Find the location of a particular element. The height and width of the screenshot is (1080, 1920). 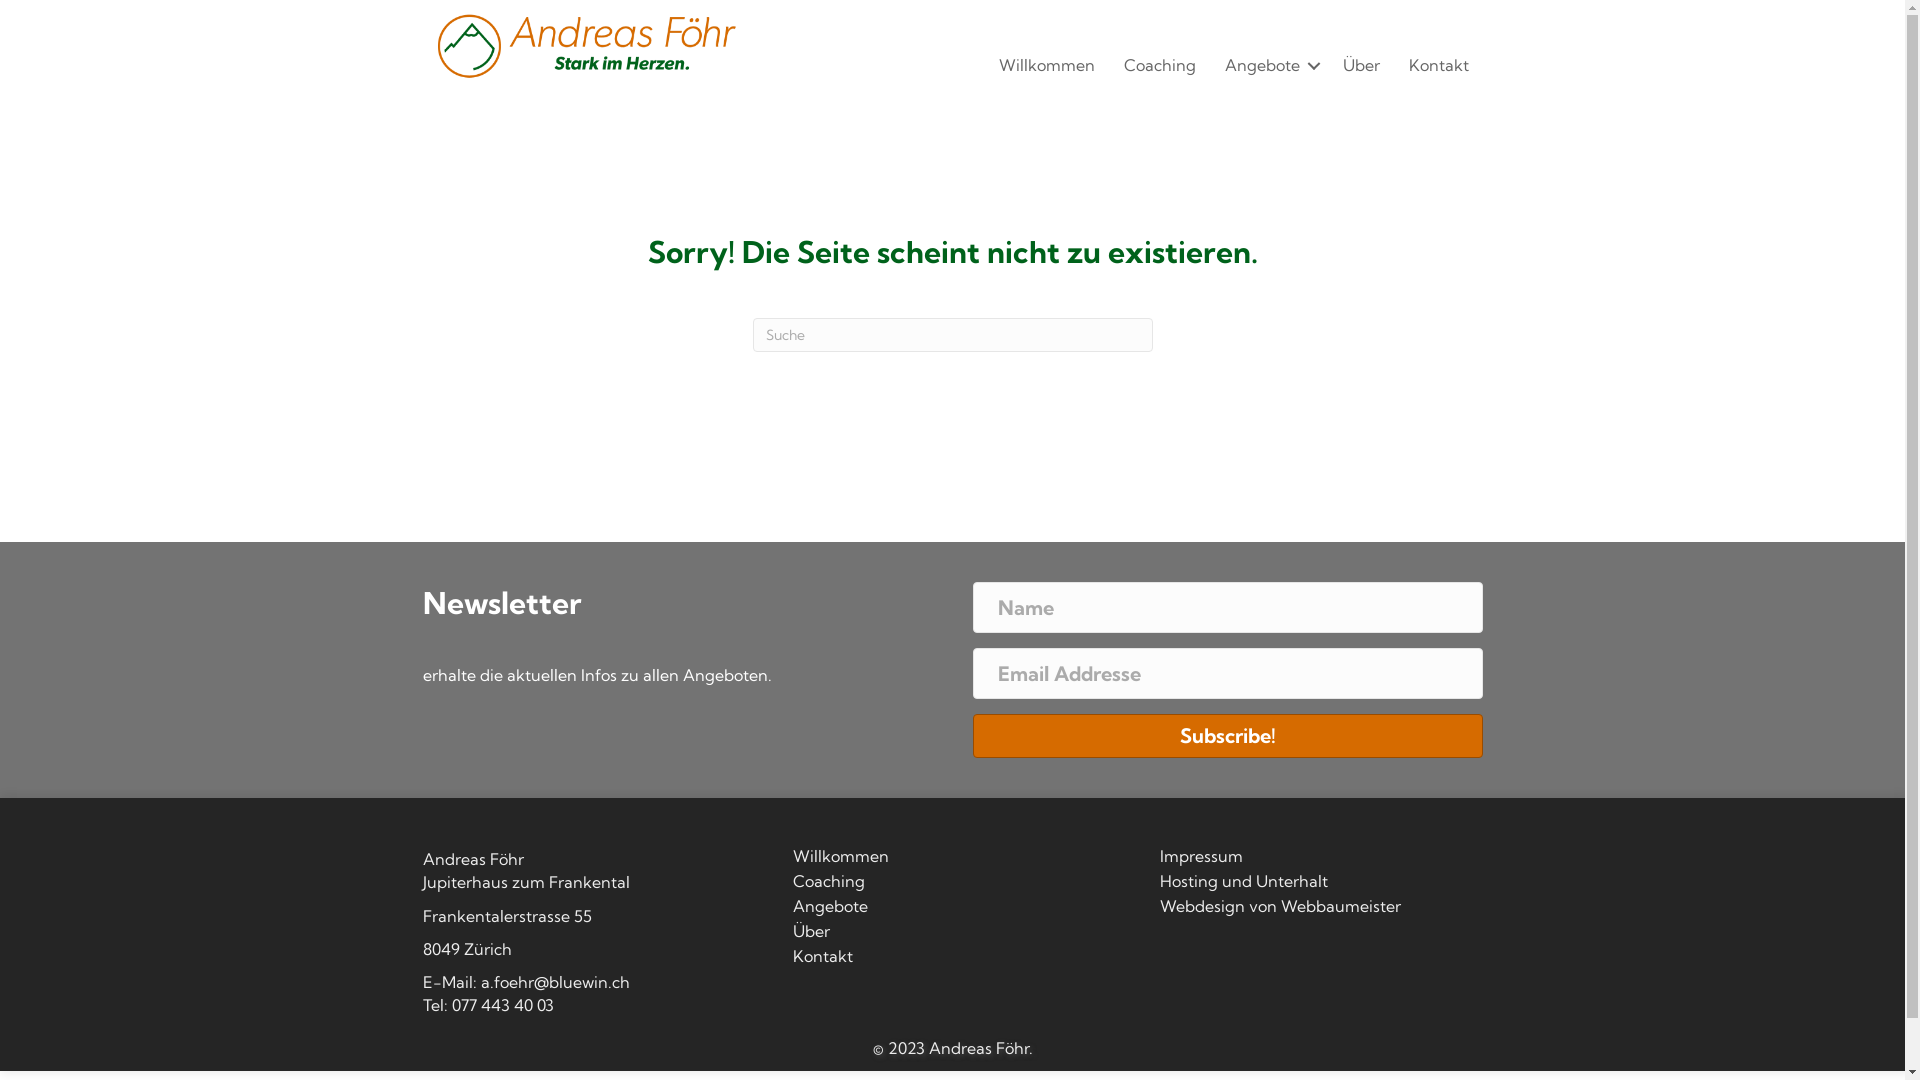

'077 443 40 03' is located at coordinates (450, 1005).